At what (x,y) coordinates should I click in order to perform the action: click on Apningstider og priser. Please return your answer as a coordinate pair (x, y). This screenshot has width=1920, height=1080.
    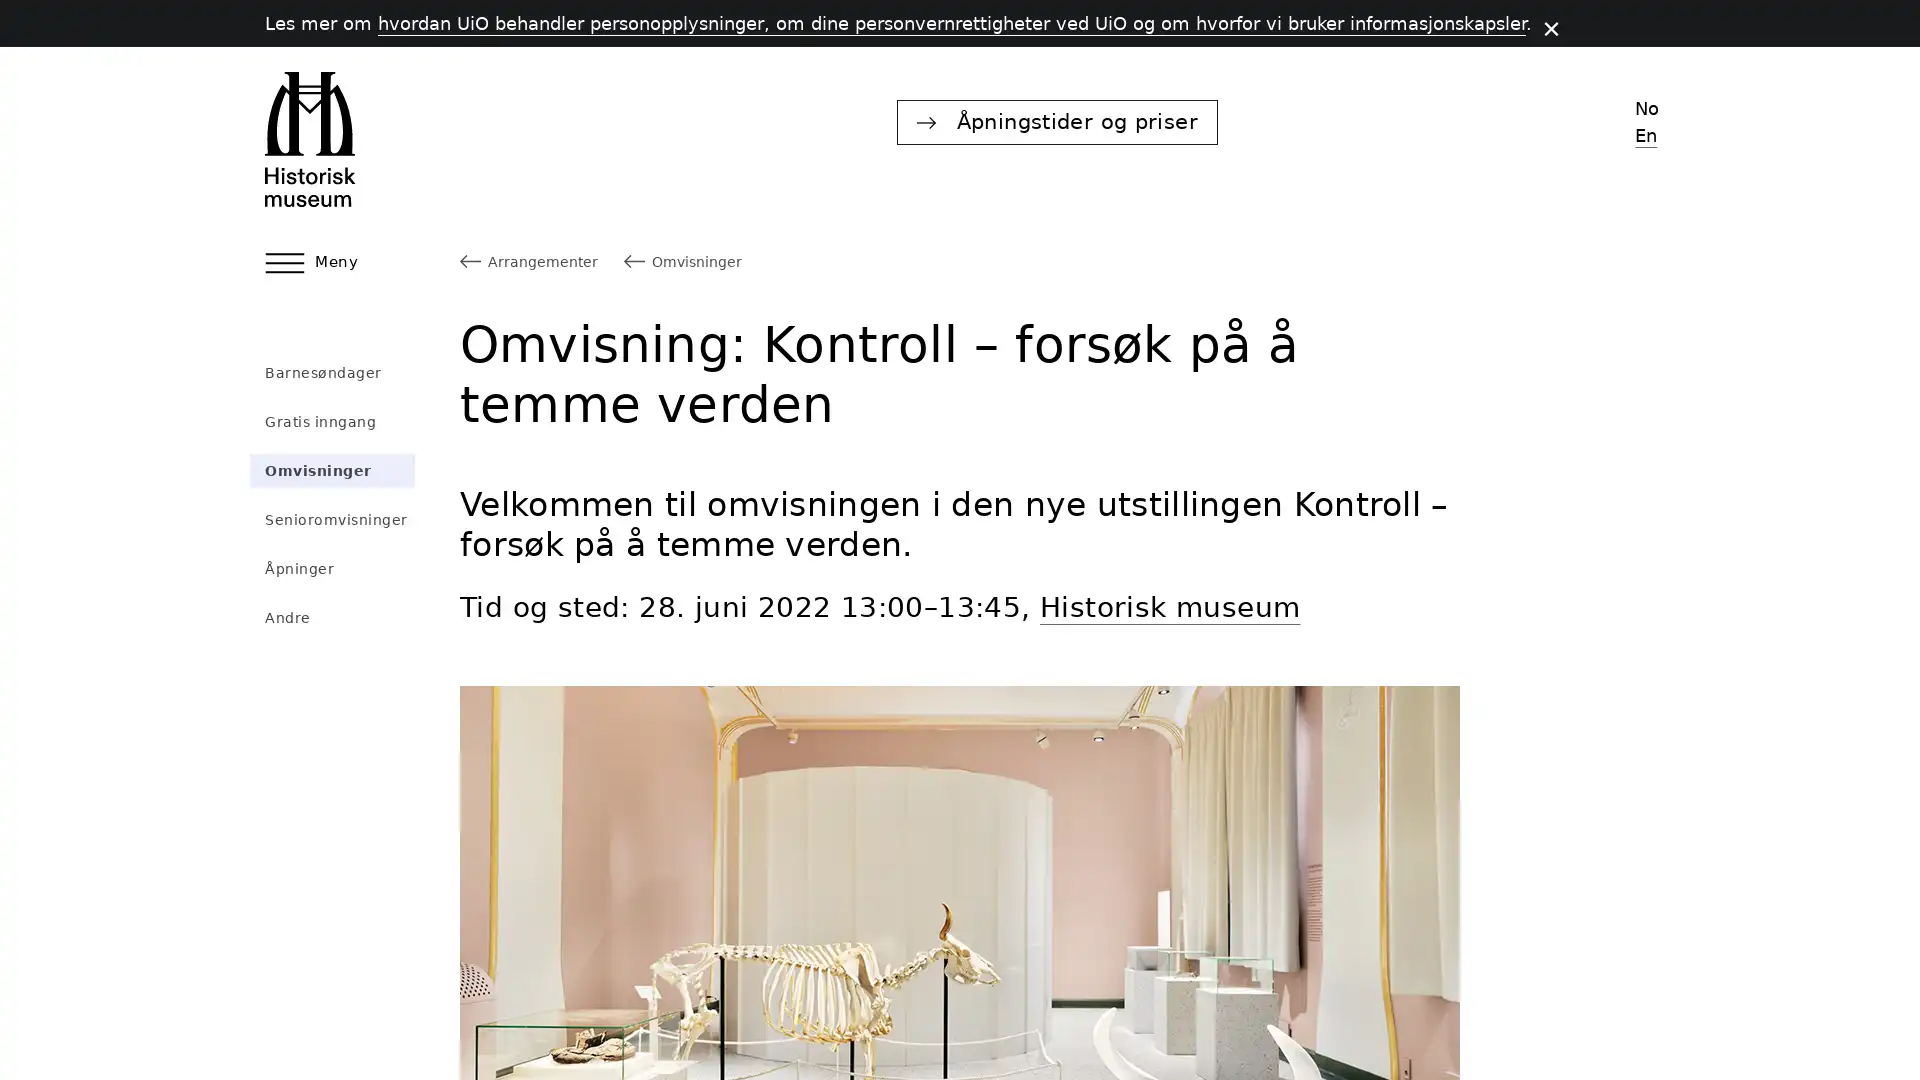
    Looking at the image, I should click on (1363, 121).